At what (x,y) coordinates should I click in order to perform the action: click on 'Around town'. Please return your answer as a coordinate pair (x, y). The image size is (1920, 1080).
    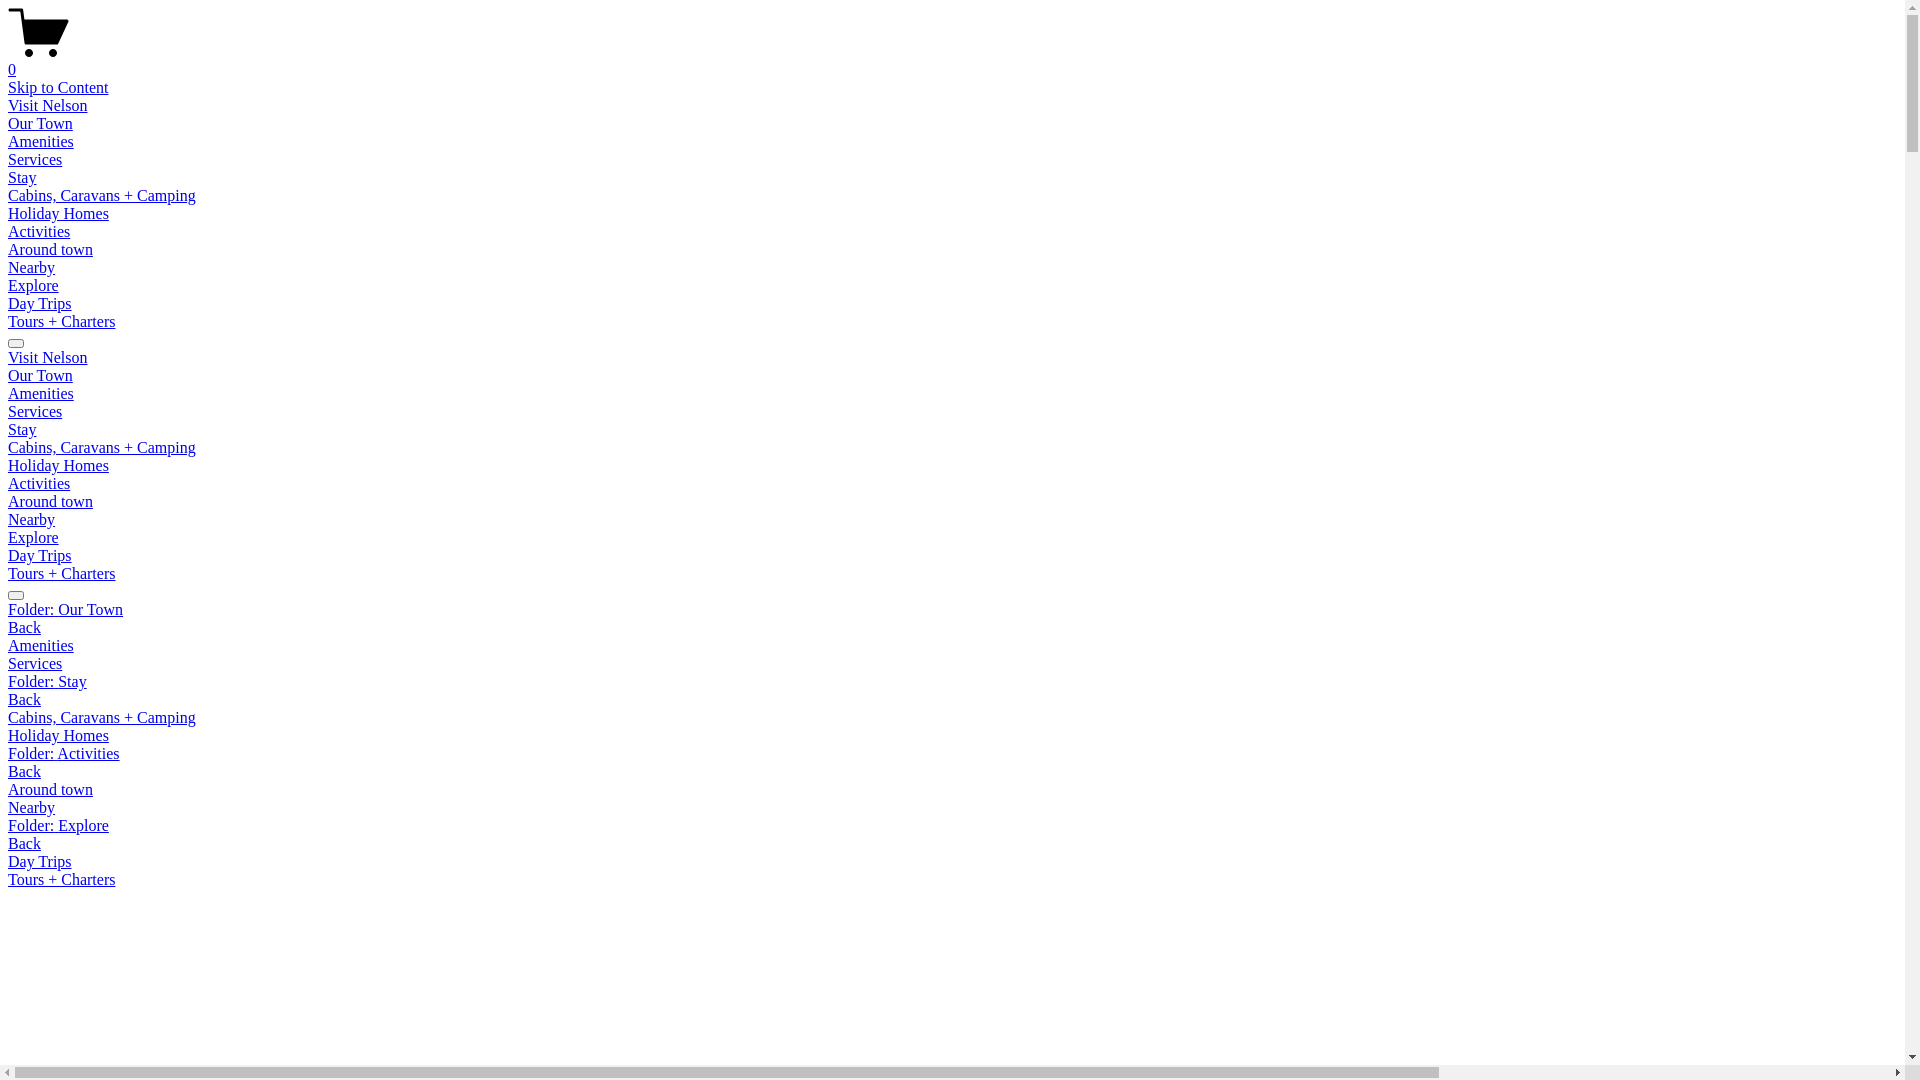
    Looking at the image, I should click on (50, 248).